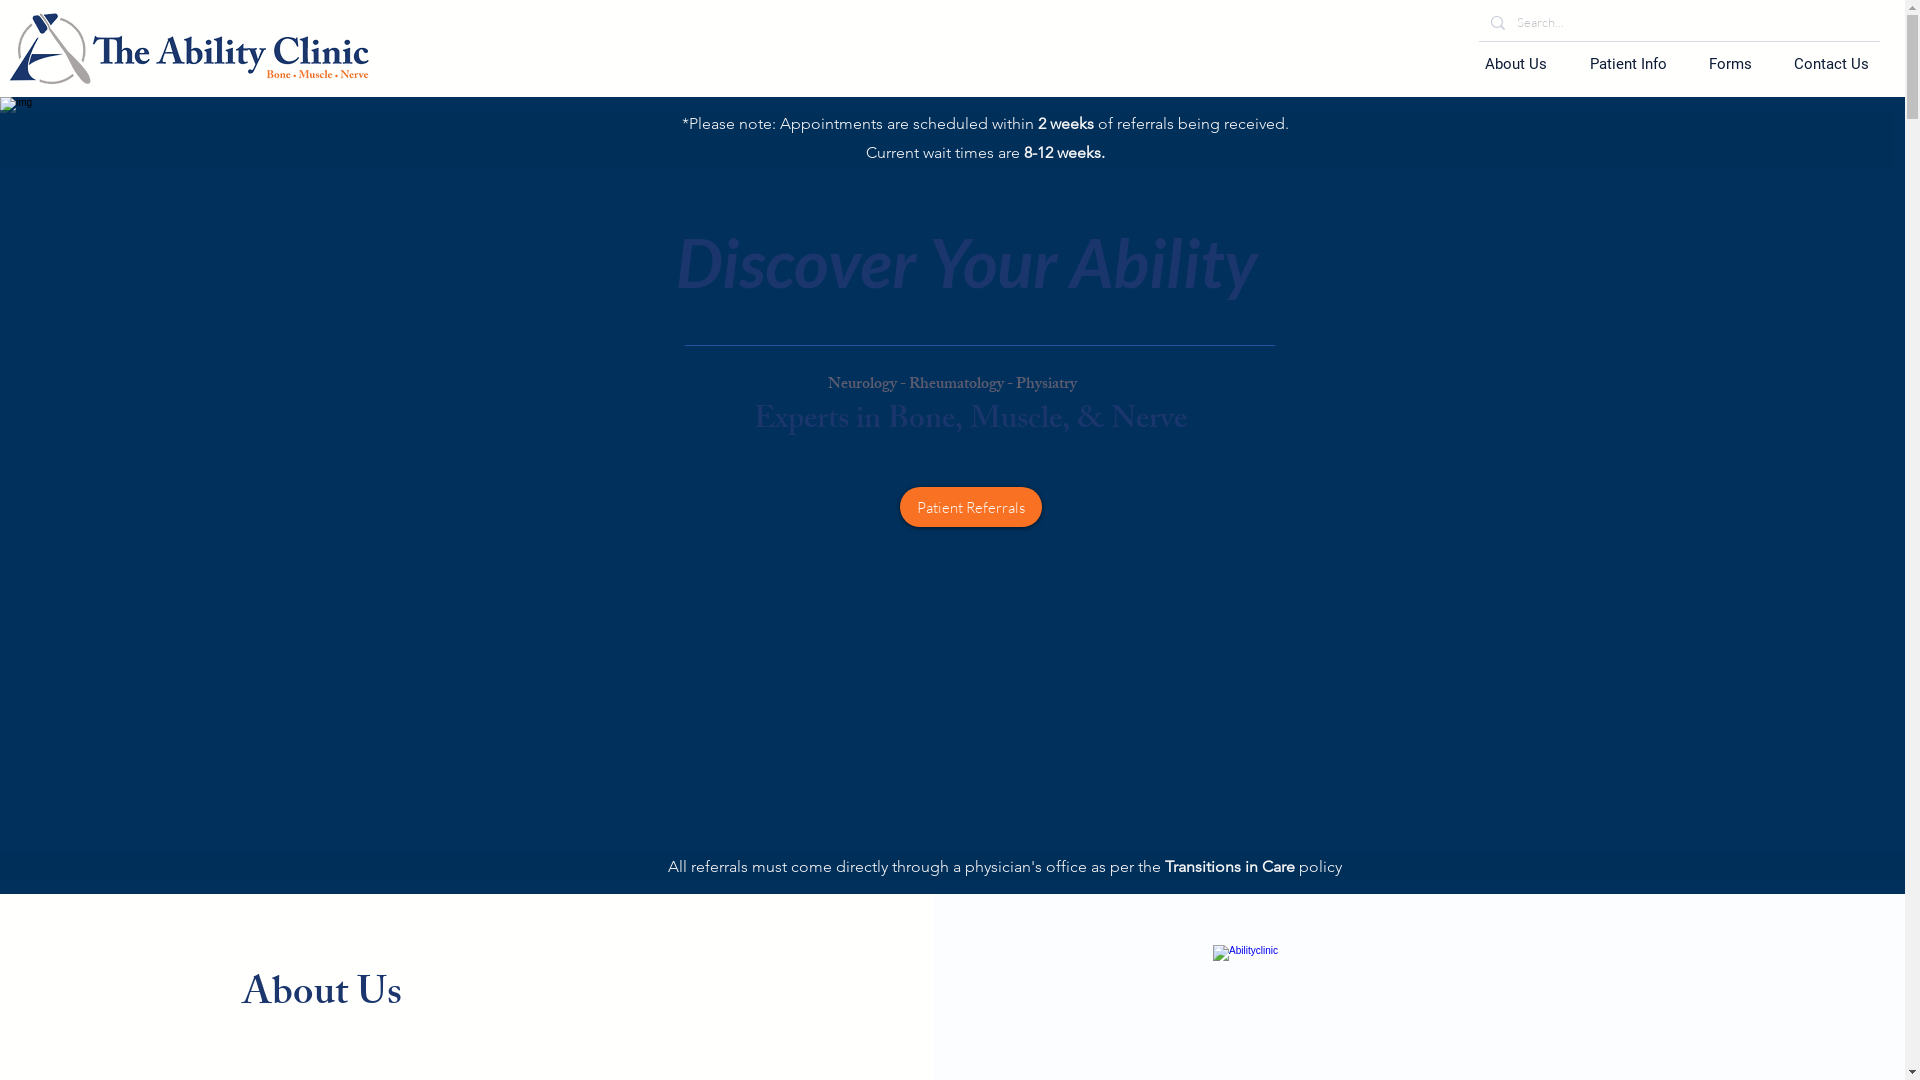  I want to click on 'Patient Referrals', so click(970, 505).